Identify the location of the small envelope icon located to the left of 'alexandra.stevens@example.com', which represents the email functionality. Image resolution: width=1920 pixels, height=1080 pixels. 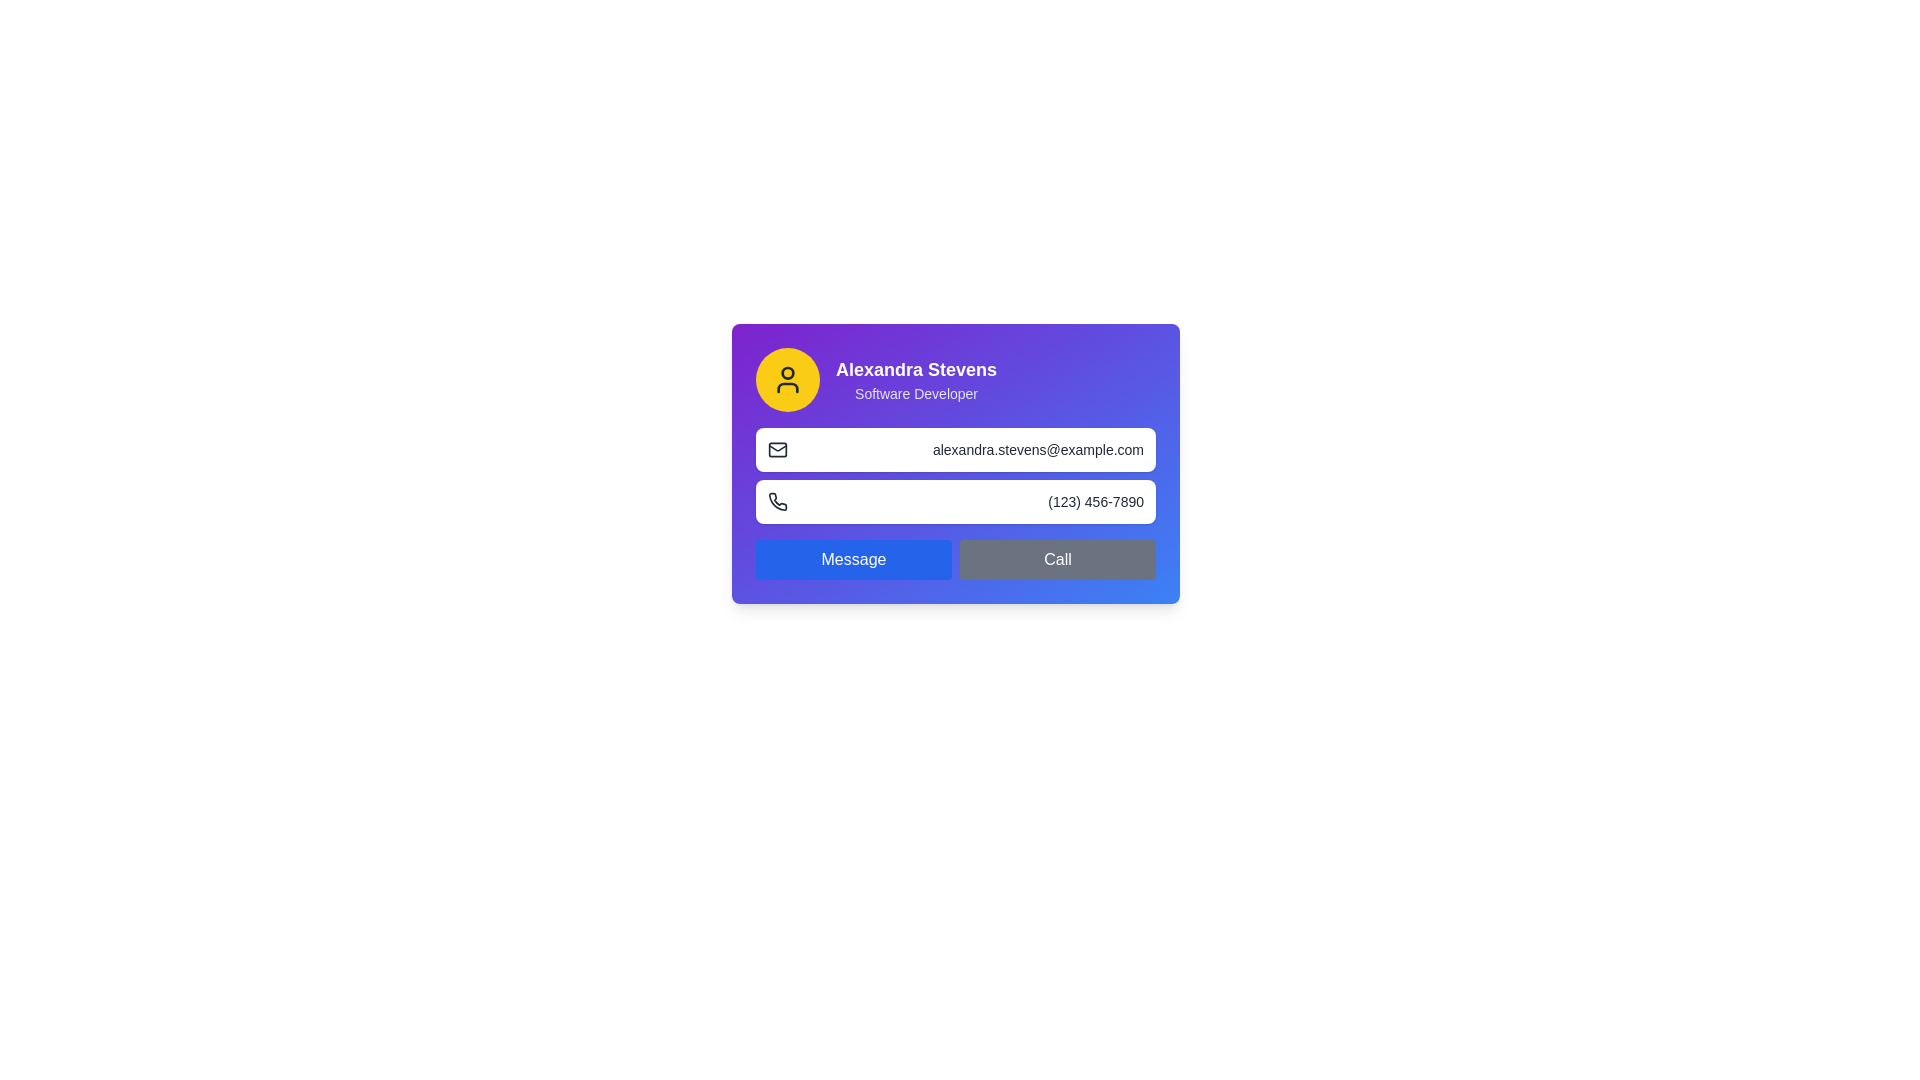
(776, 450).